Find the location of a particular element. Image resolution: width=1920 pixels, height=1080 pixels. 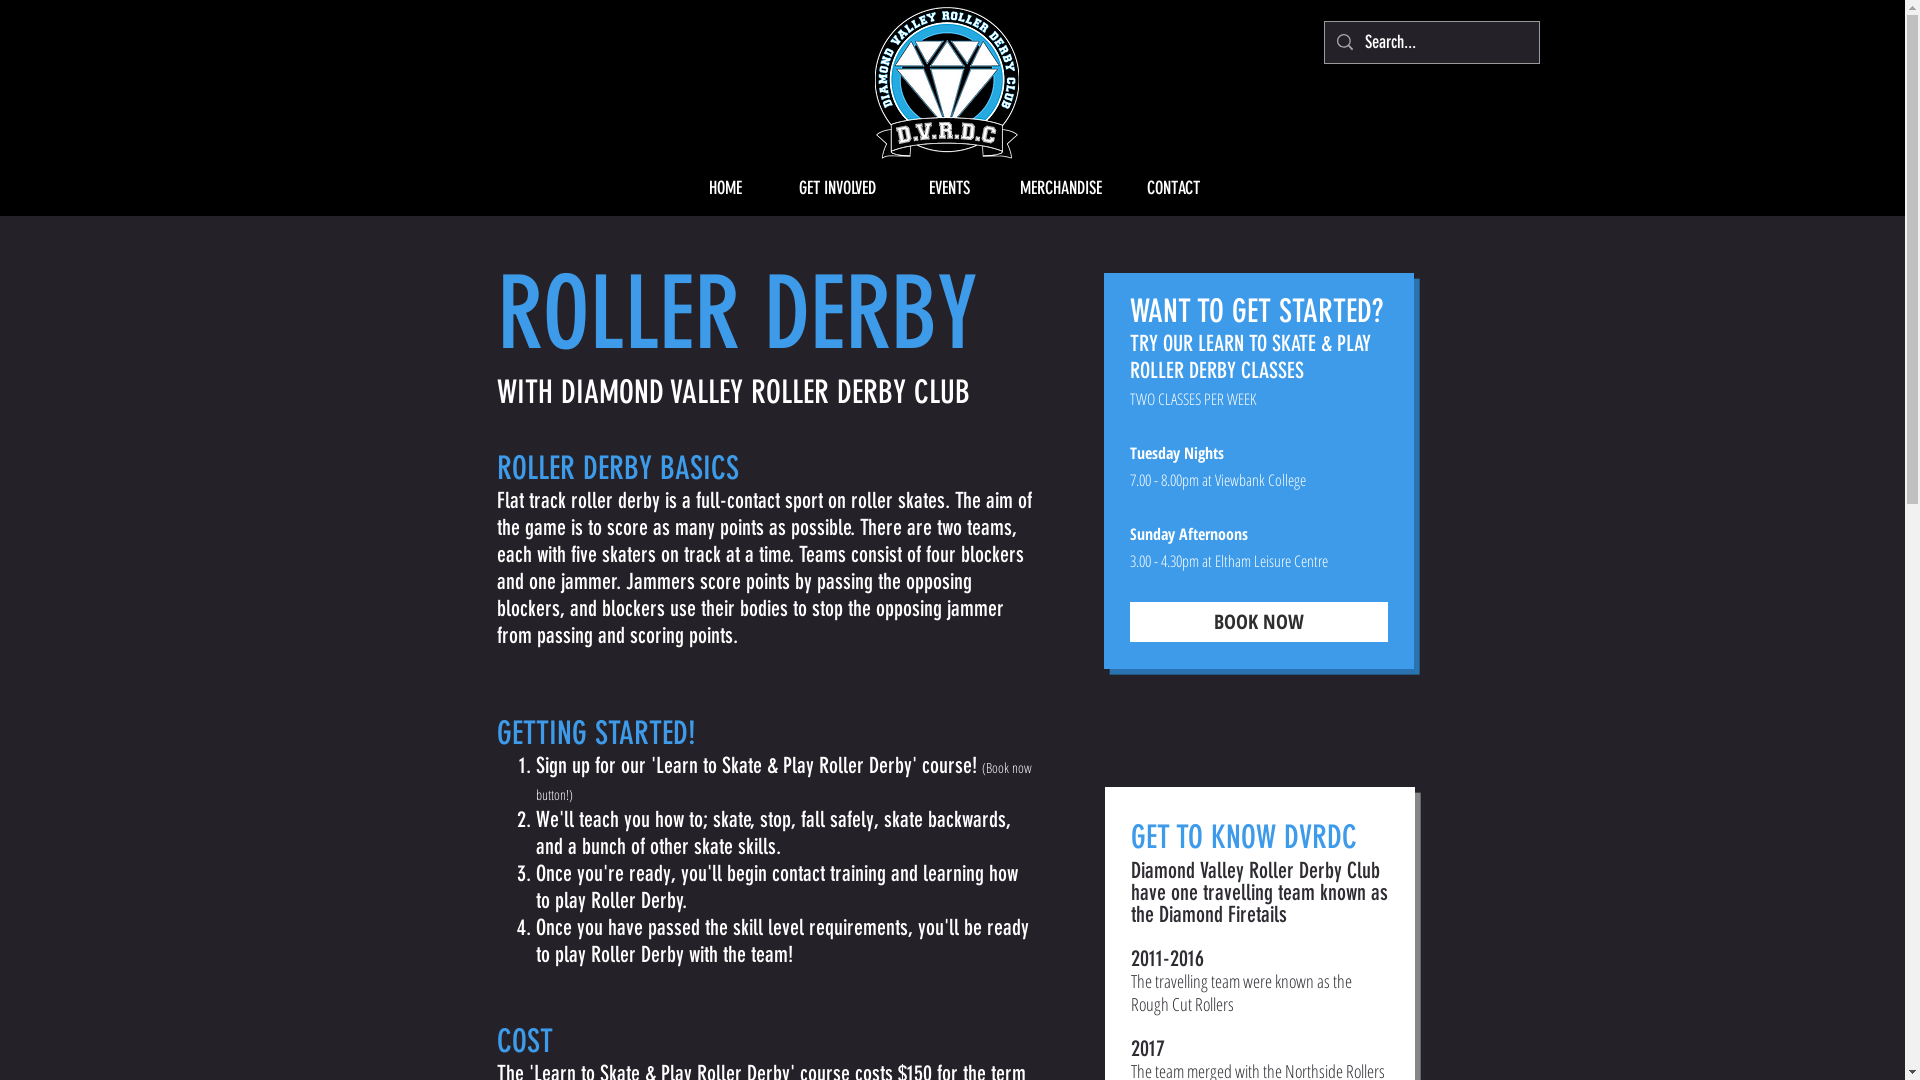

'HOME' is located at coordinates (668, 188).